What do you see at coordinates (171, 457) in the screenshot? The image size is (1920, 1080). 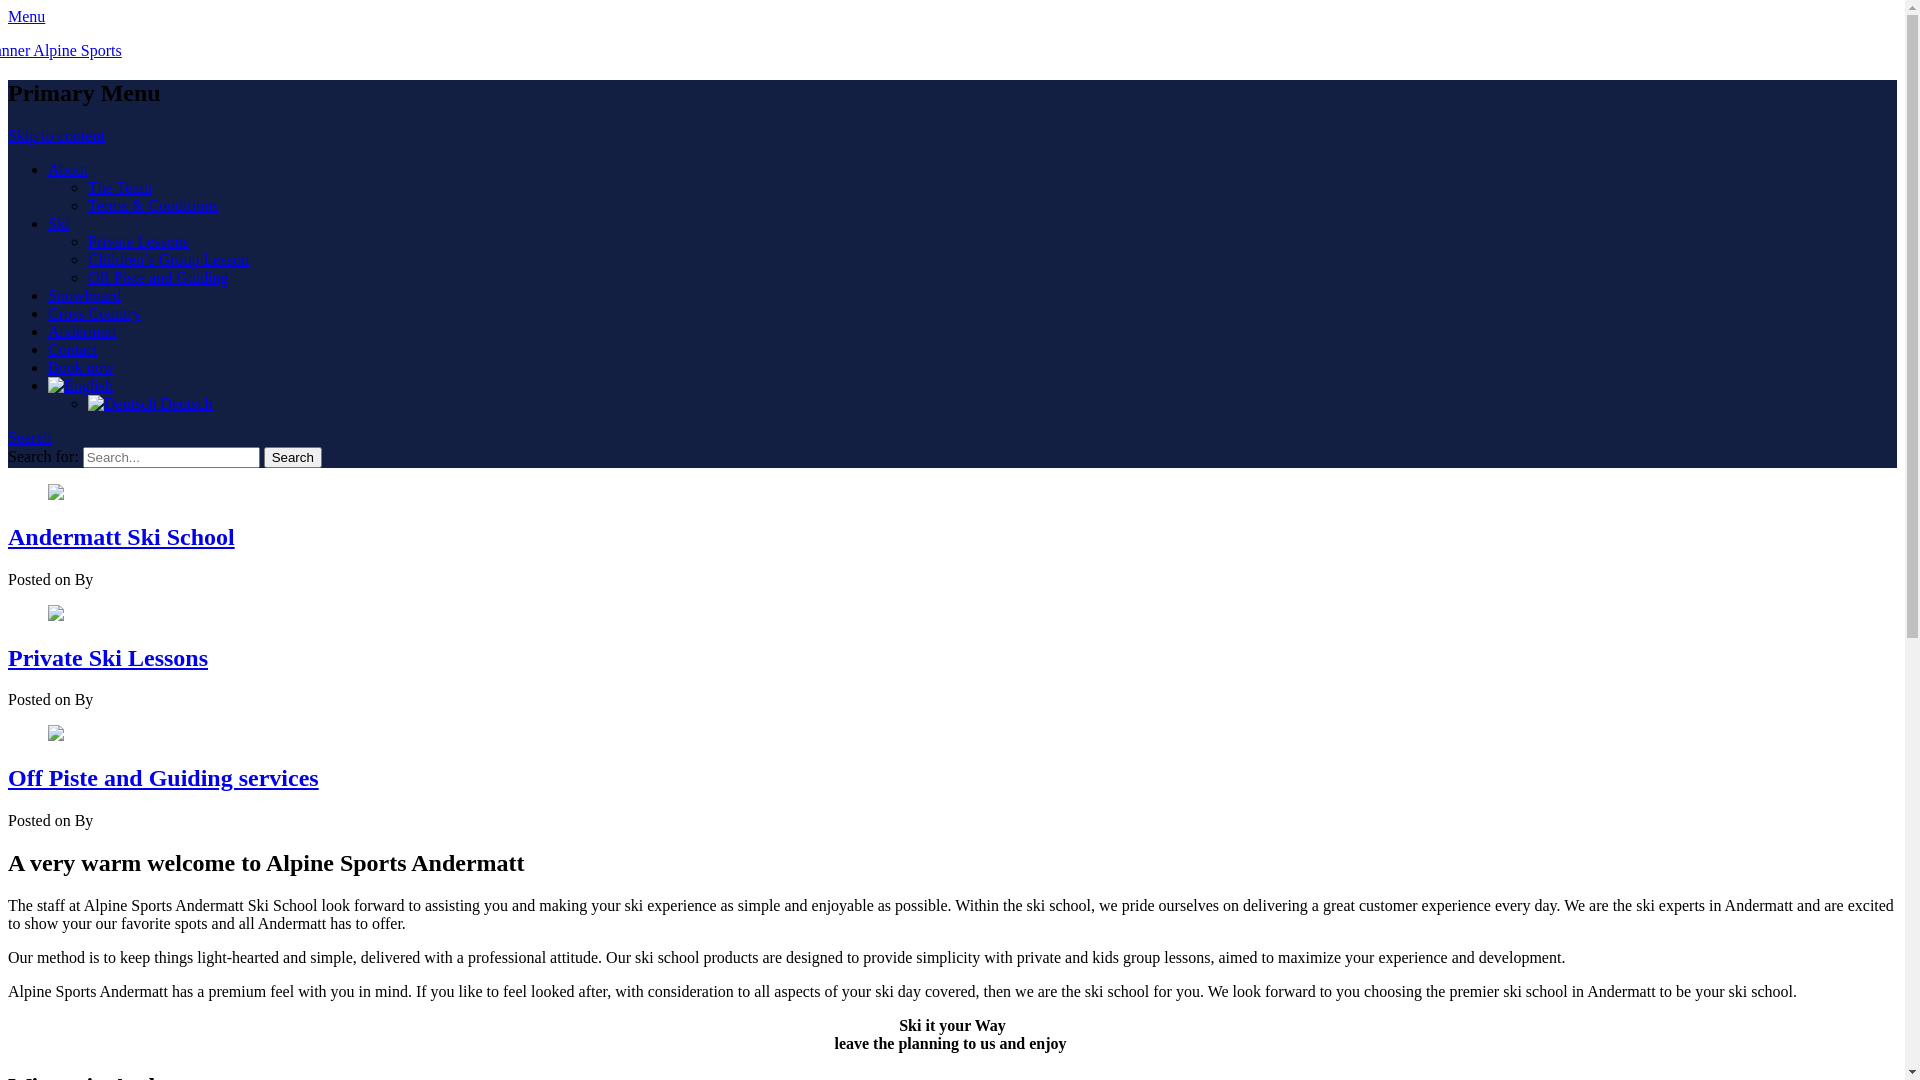 I see `'Search for:'` at bounding box center [171, 457].